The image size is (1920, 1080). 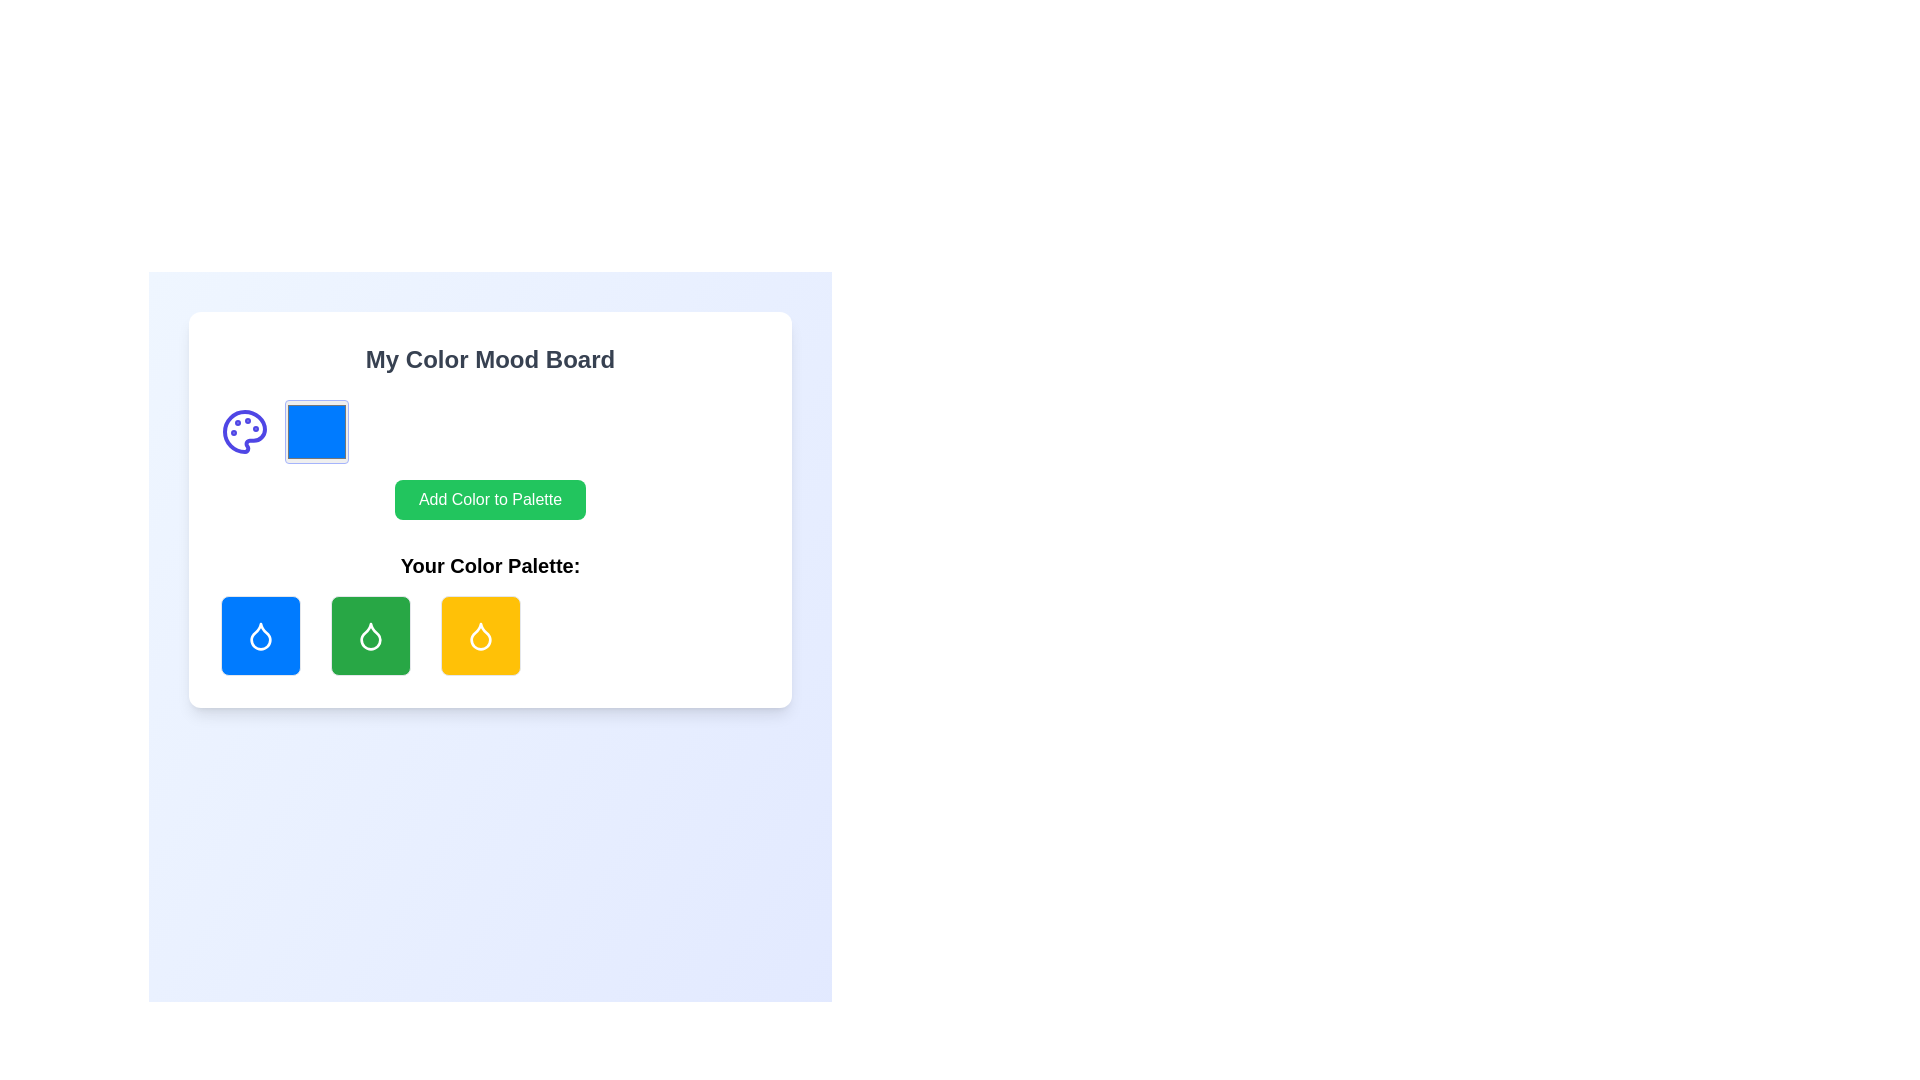 I want to click on the color palette icon located in the center of the green box under 'Your Color Palette', so click(x=371, y=636).